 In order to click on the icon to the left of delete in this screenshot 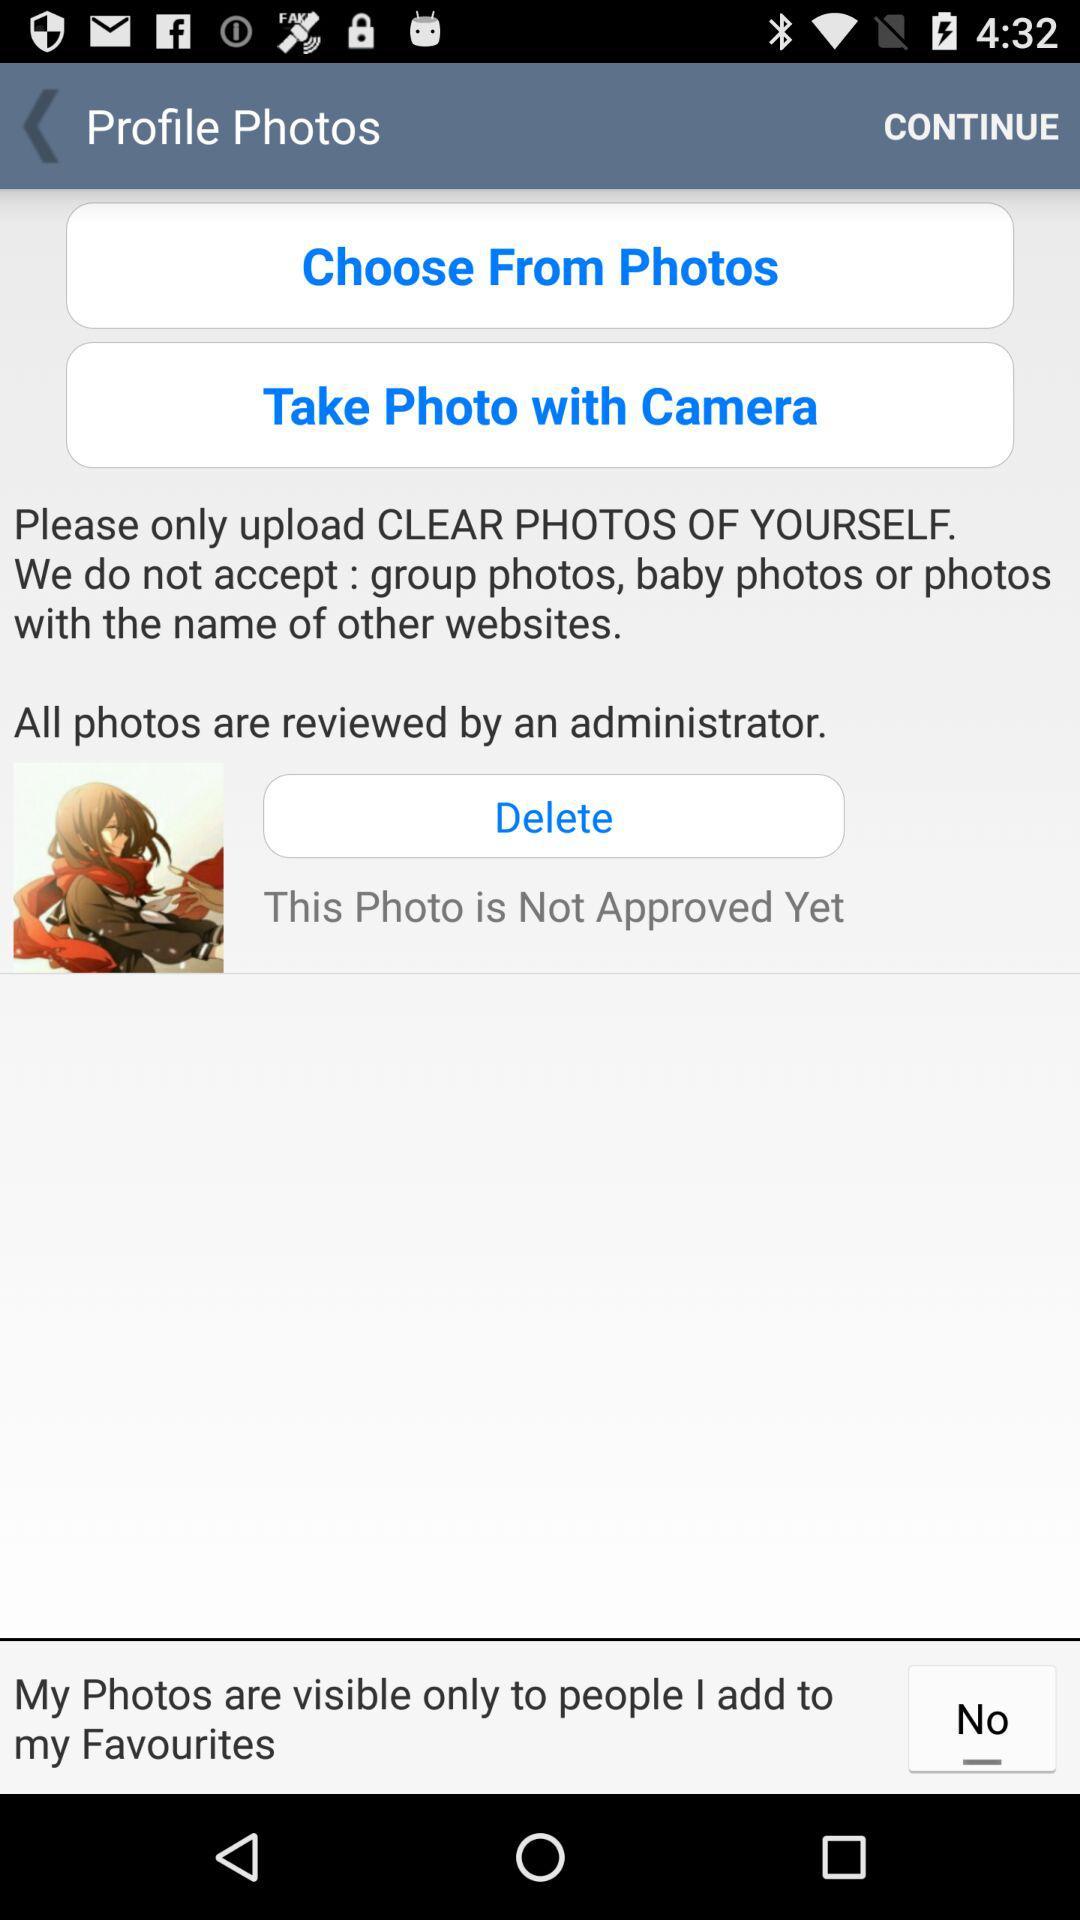, I will do `click(118, 867)`.